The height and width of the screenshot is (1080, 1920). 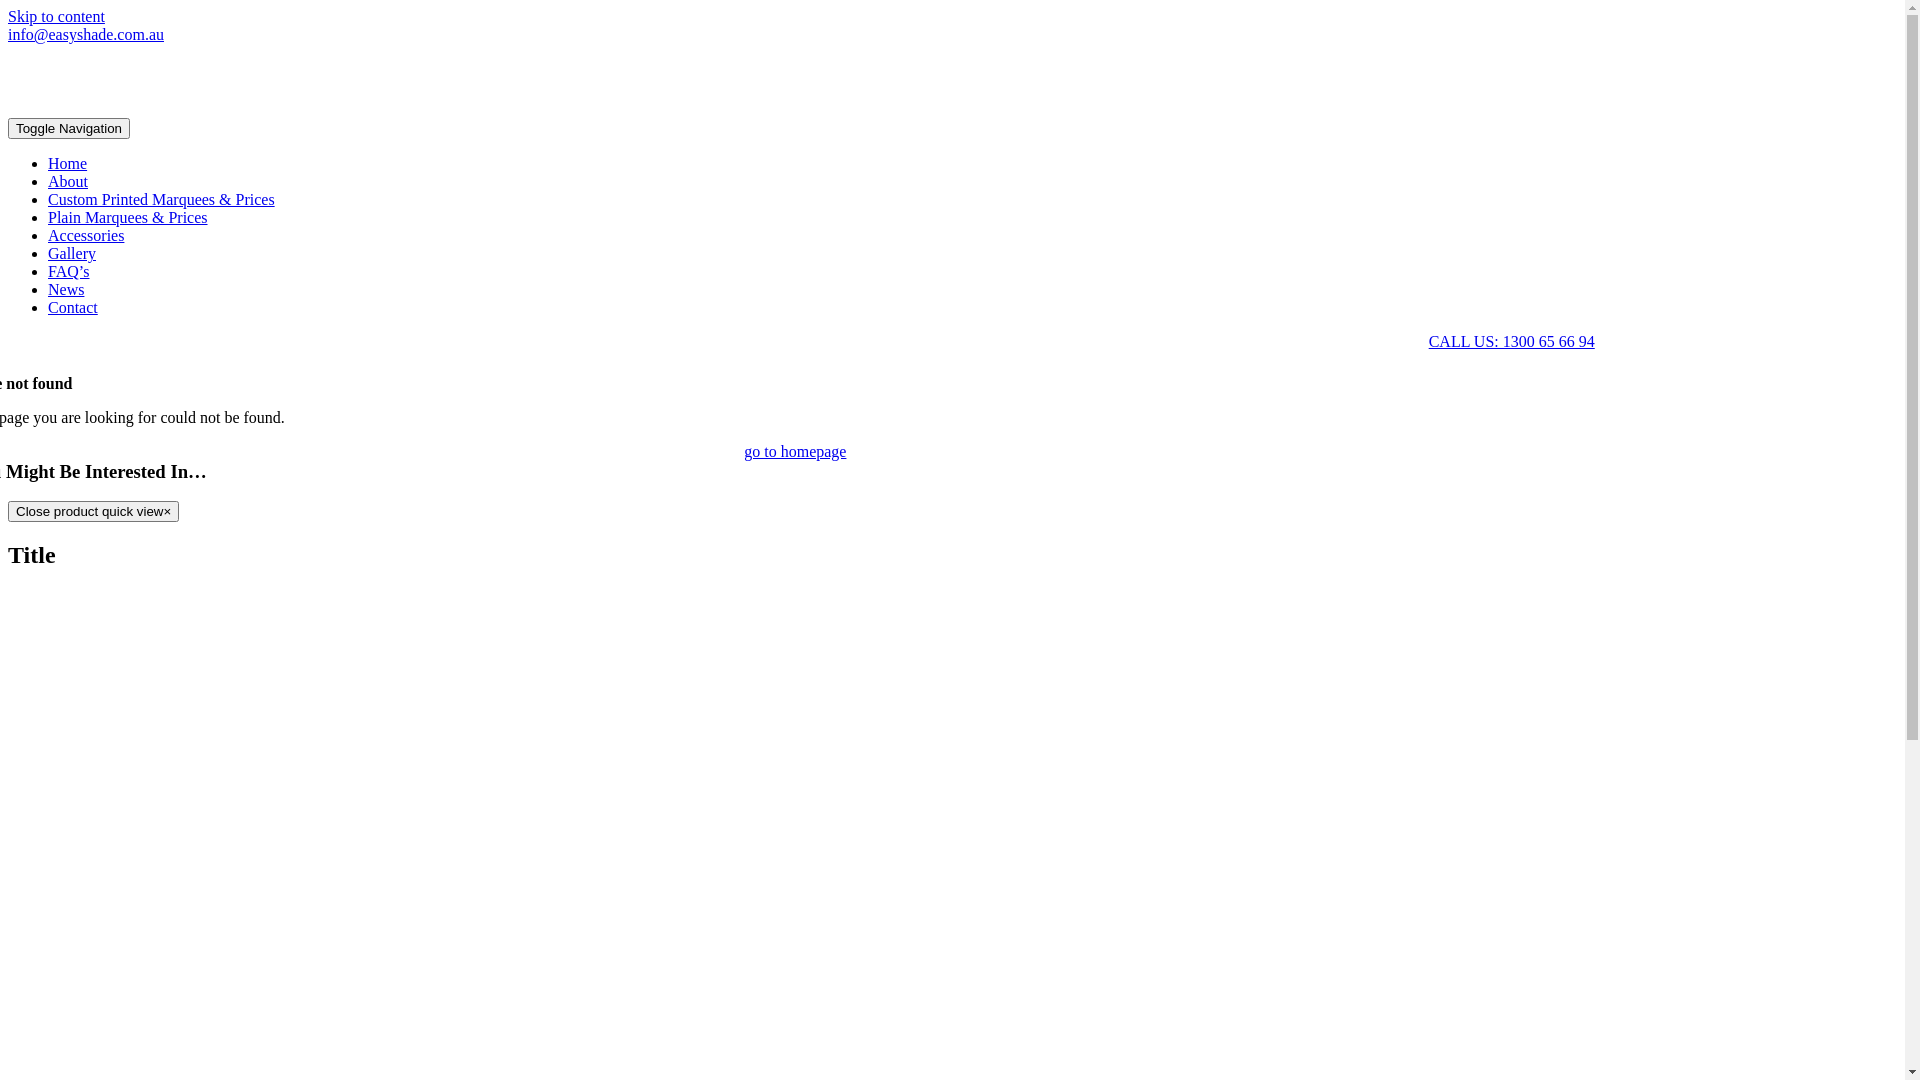 I want to click on 'Custom Printed Marquees & Prices', so click(x=161, y=199).